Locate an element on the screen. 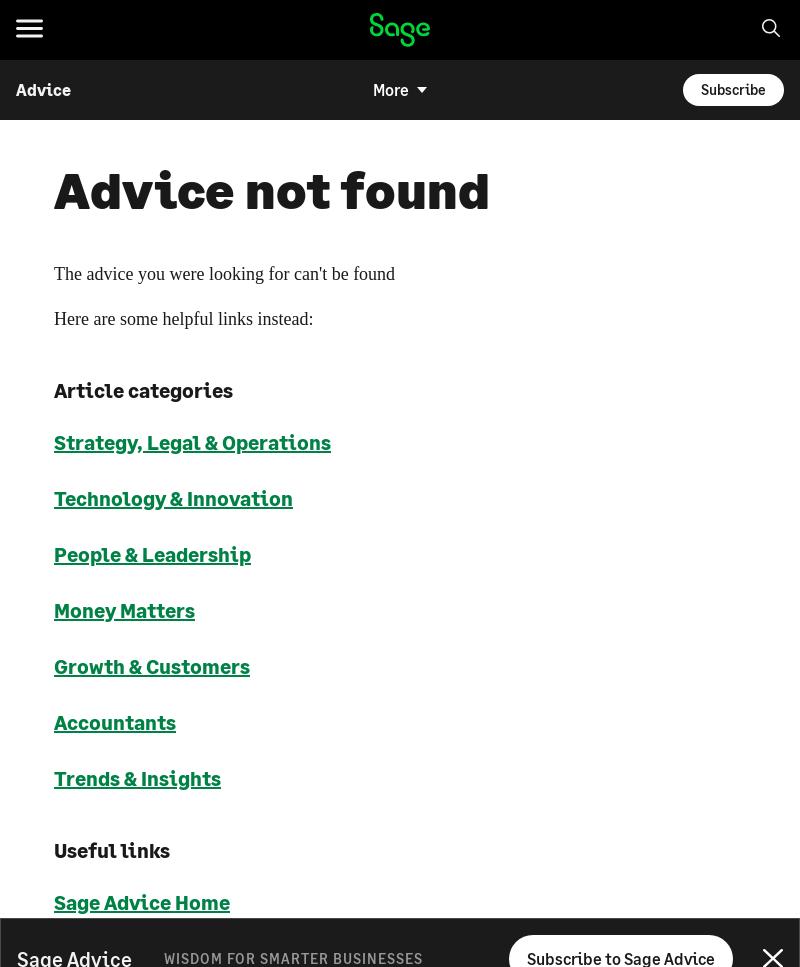 The image size is (800, 967). 'Choose your region and language' is located at coordinates (279, 119).